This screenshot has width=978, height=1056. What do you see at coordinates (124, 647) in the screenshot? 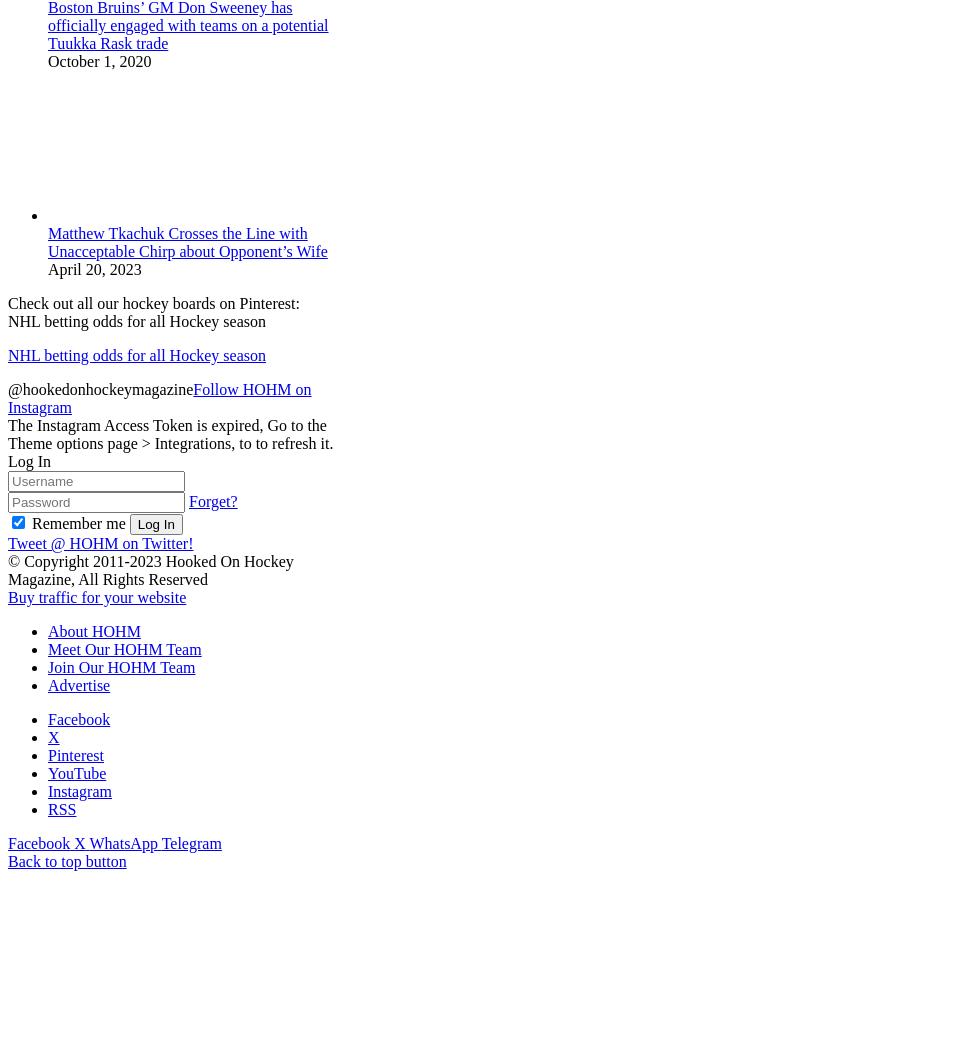
I see `'Meet Our HOHM Team'` at bounding box center [124, 647].